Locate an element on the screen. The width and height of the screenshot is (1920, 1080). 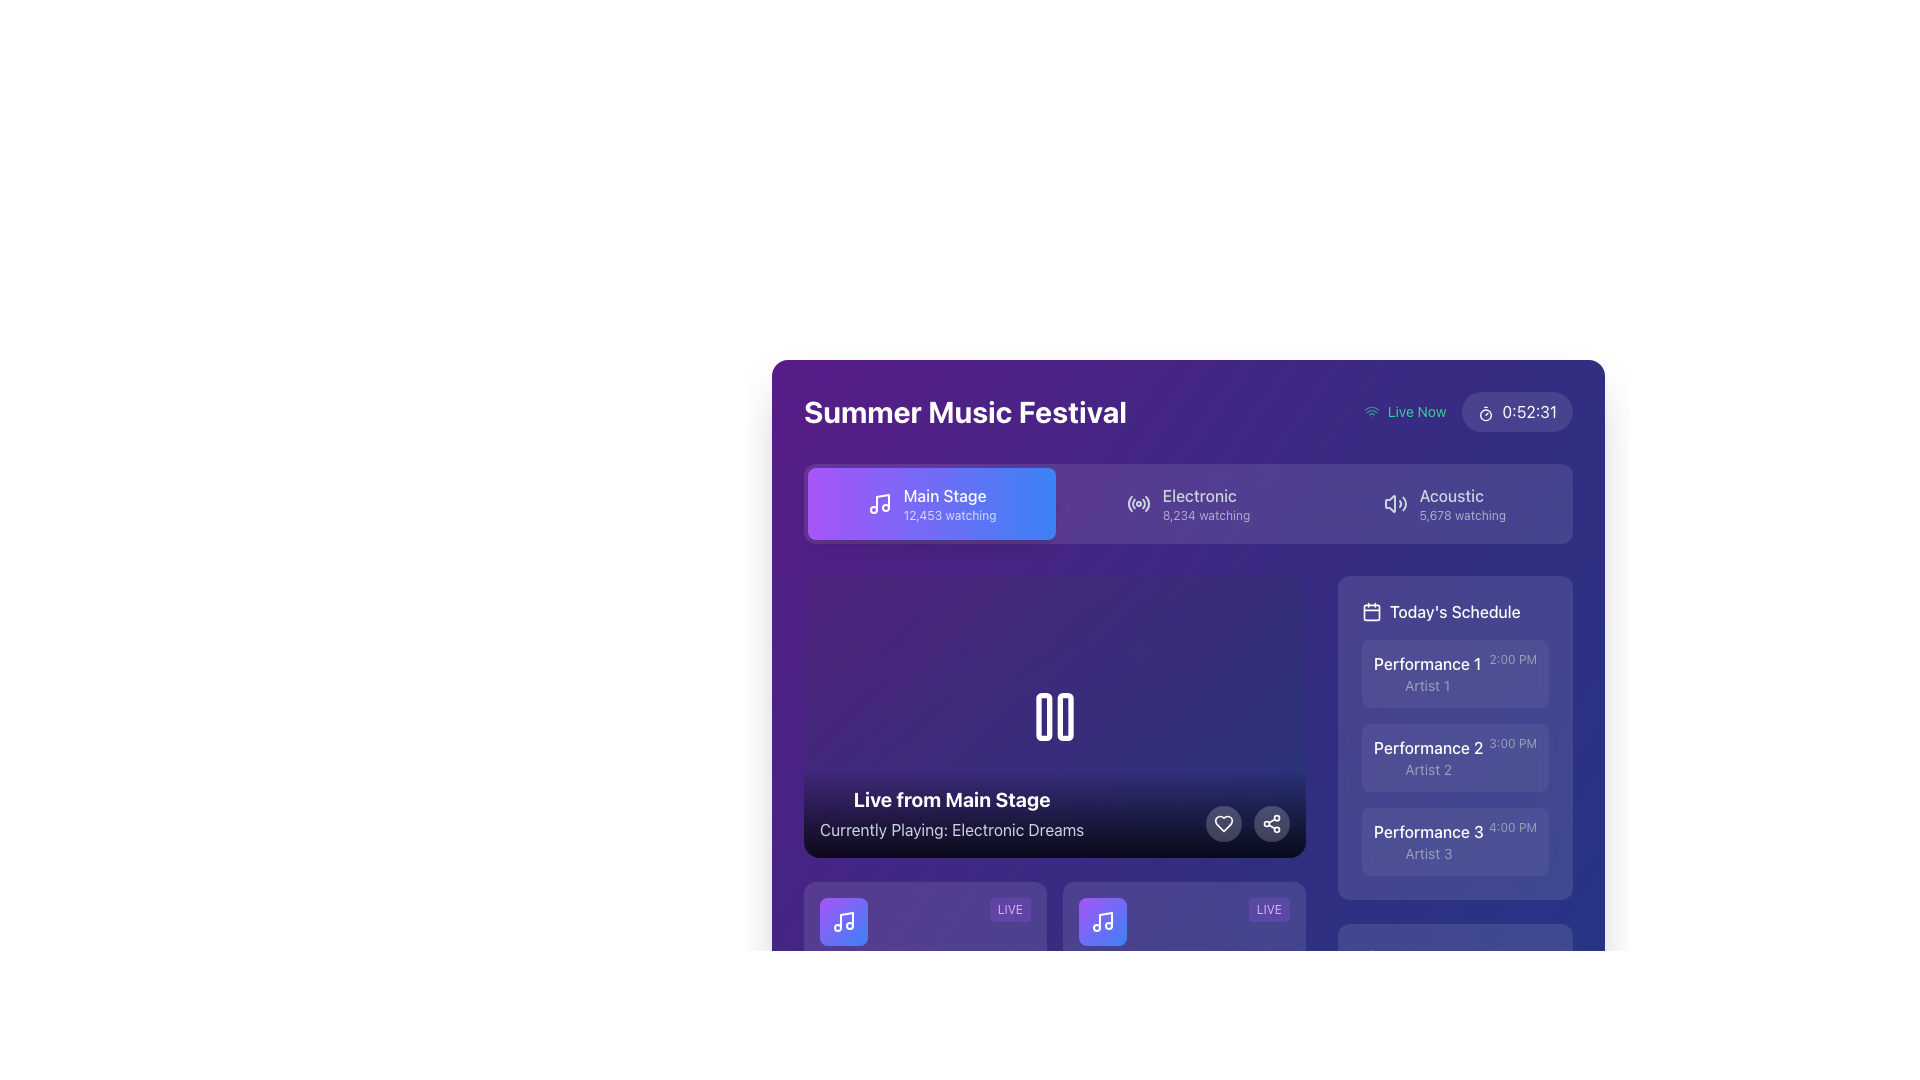
the text label displaying '4:00 PM' in light gray color located at the bottom right corner of the 'Today's Schedule' column, adjacent to 'Artist 3' is located at coordinates (1512, 828).